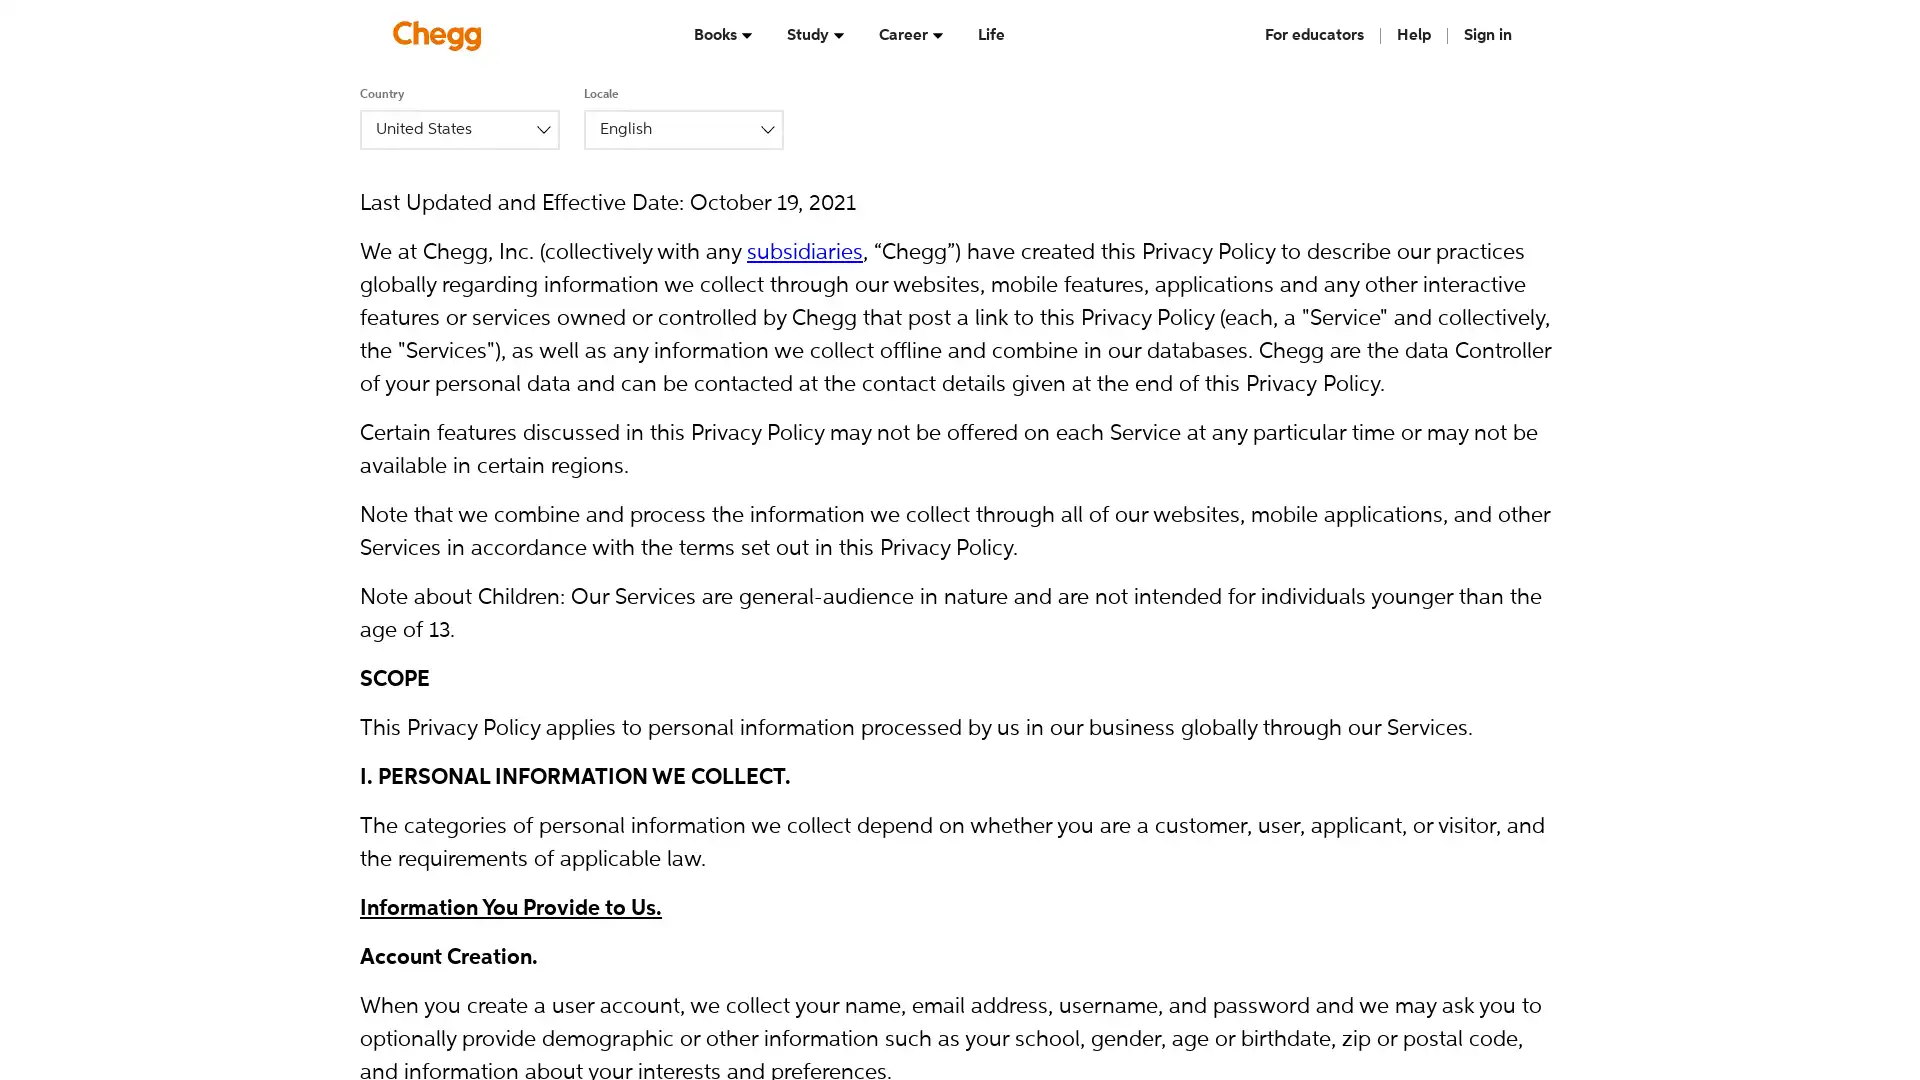 Image resolution: width=1920 pixels, height=1080 pixels. What do you see at coordinates (936, 35) in the screenshot?
I see `open submenu for Career` at bounding box center [936, 35].